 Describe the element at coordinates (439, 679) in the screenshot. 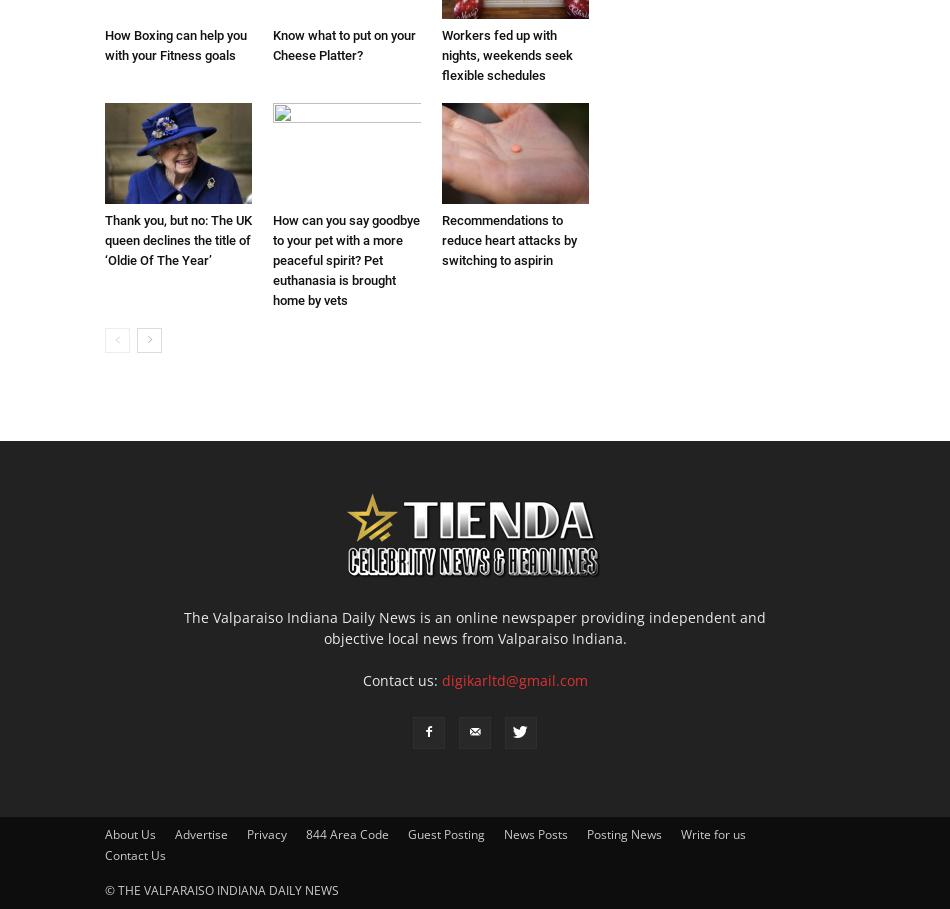

I see `'digikarltd@gmail.com'` at that location.